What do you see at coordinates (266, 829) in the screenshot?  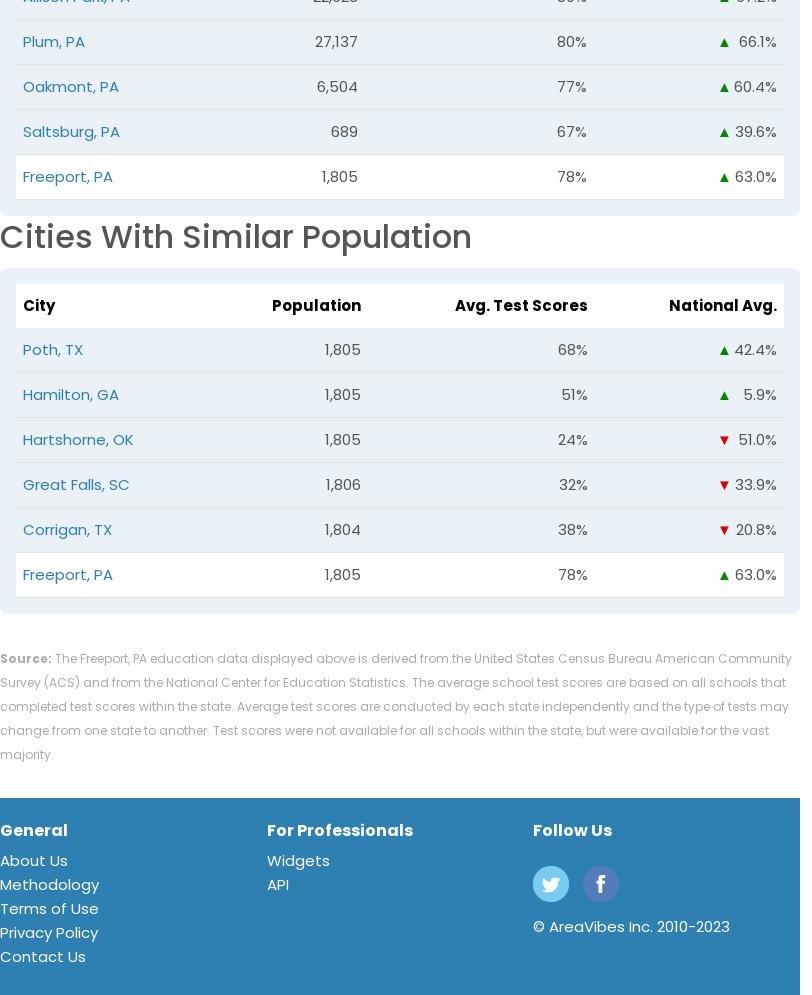 I see `'For Professionals'` at bounding box center [266, 829].